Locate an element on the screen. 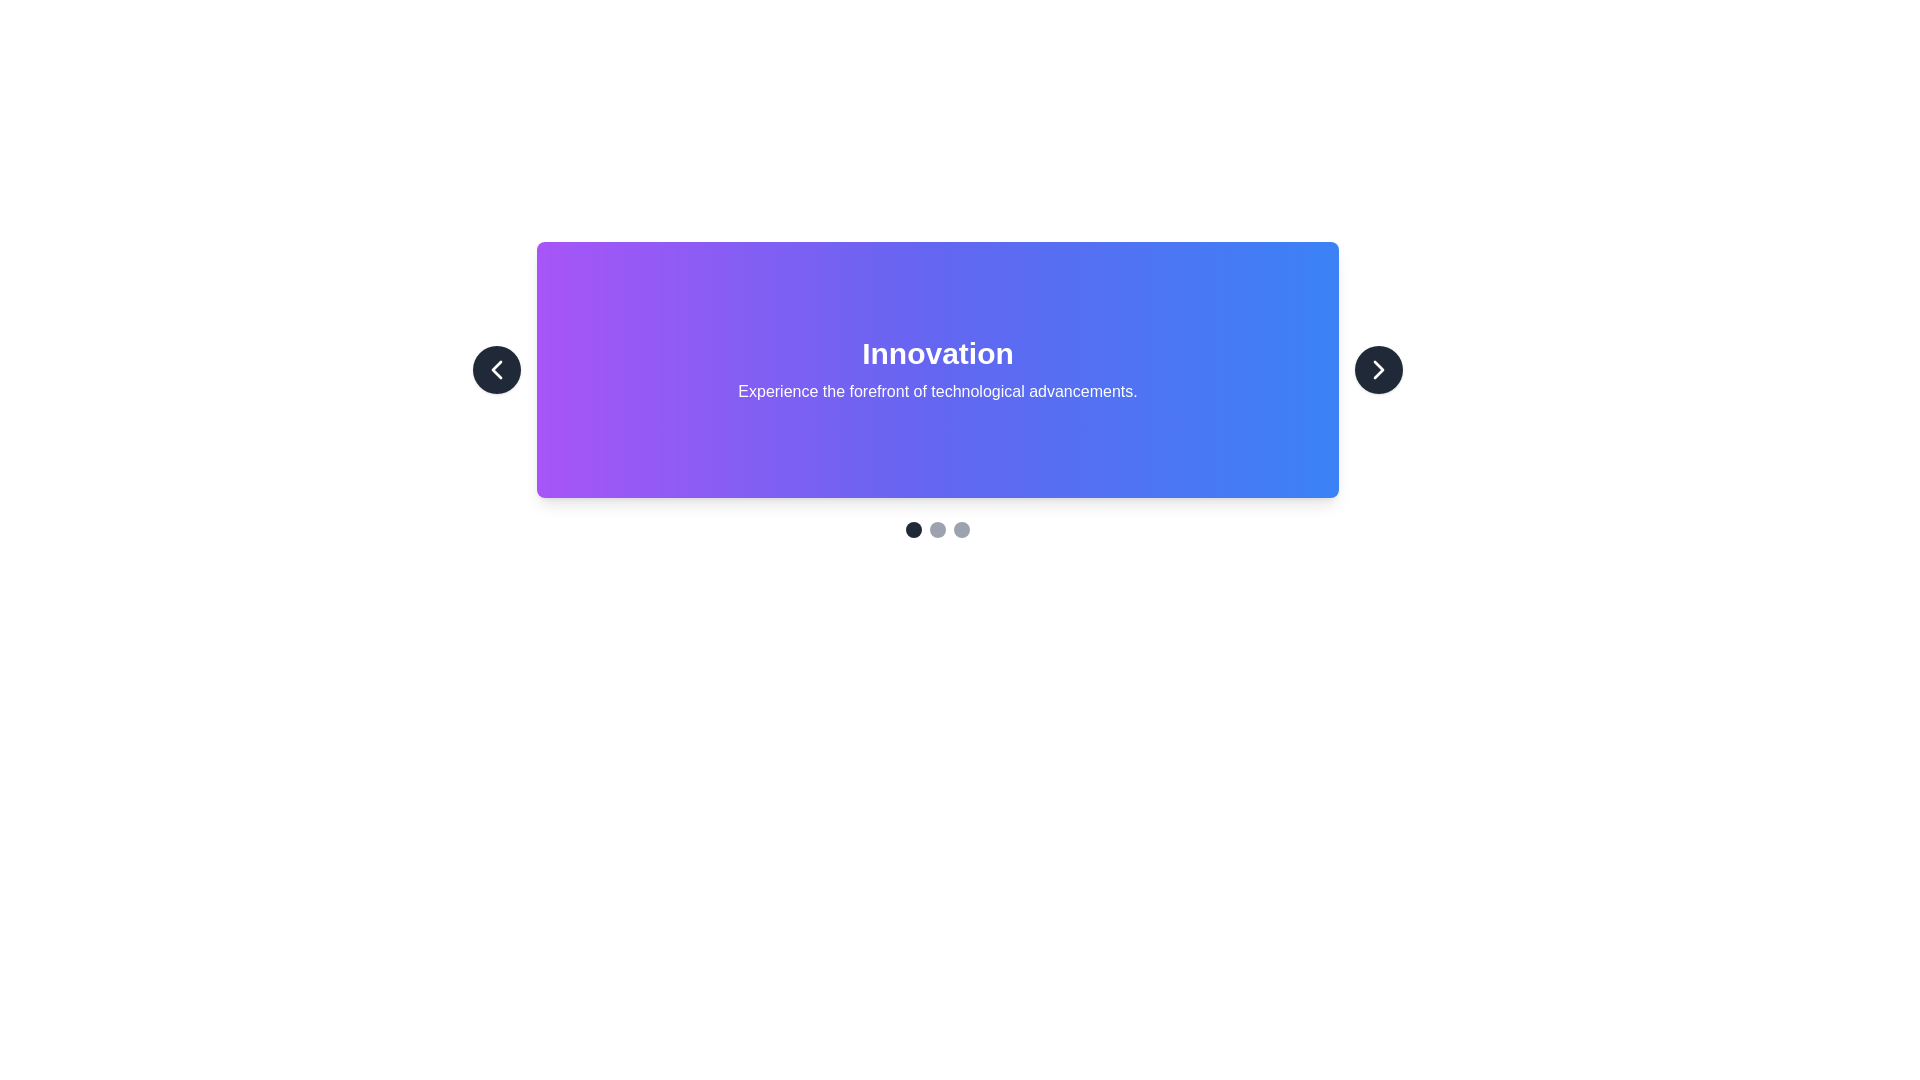  the leftward-pointing chevron arrow button within a circular dark button is located at coordinates (497, 370).